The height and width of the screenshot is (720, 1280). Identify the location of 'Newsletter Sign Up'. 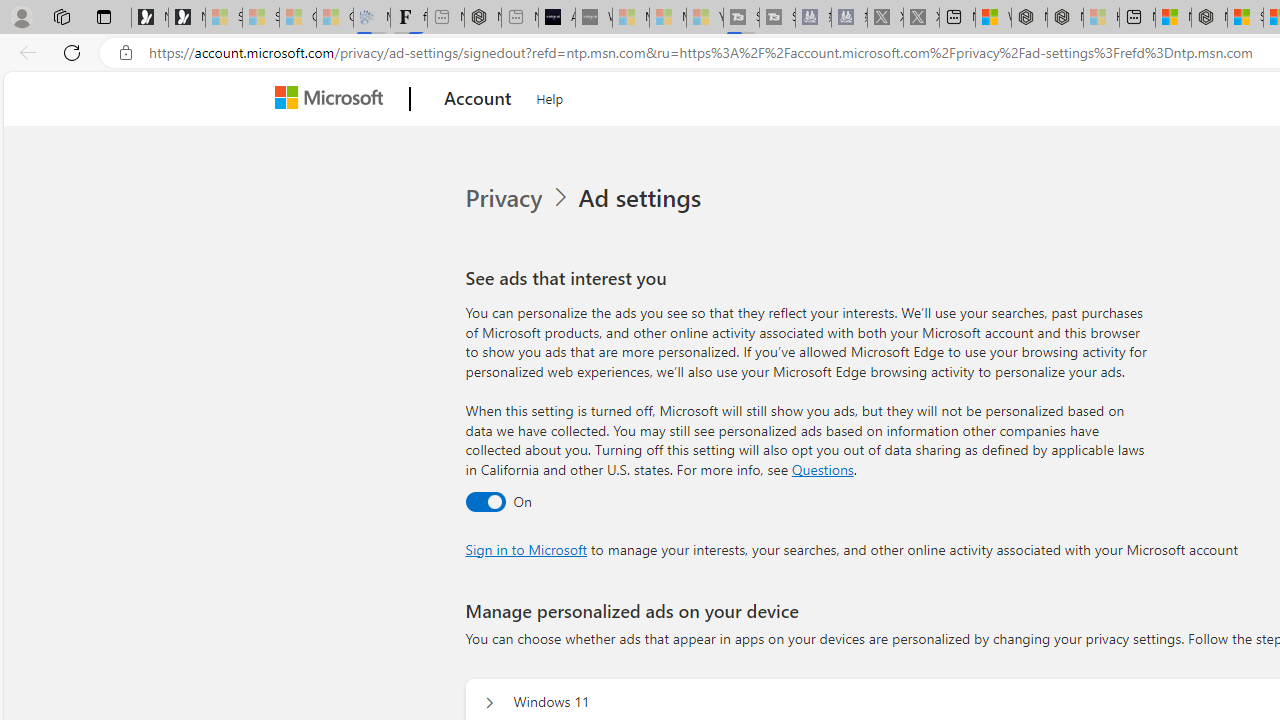
(186, 17).